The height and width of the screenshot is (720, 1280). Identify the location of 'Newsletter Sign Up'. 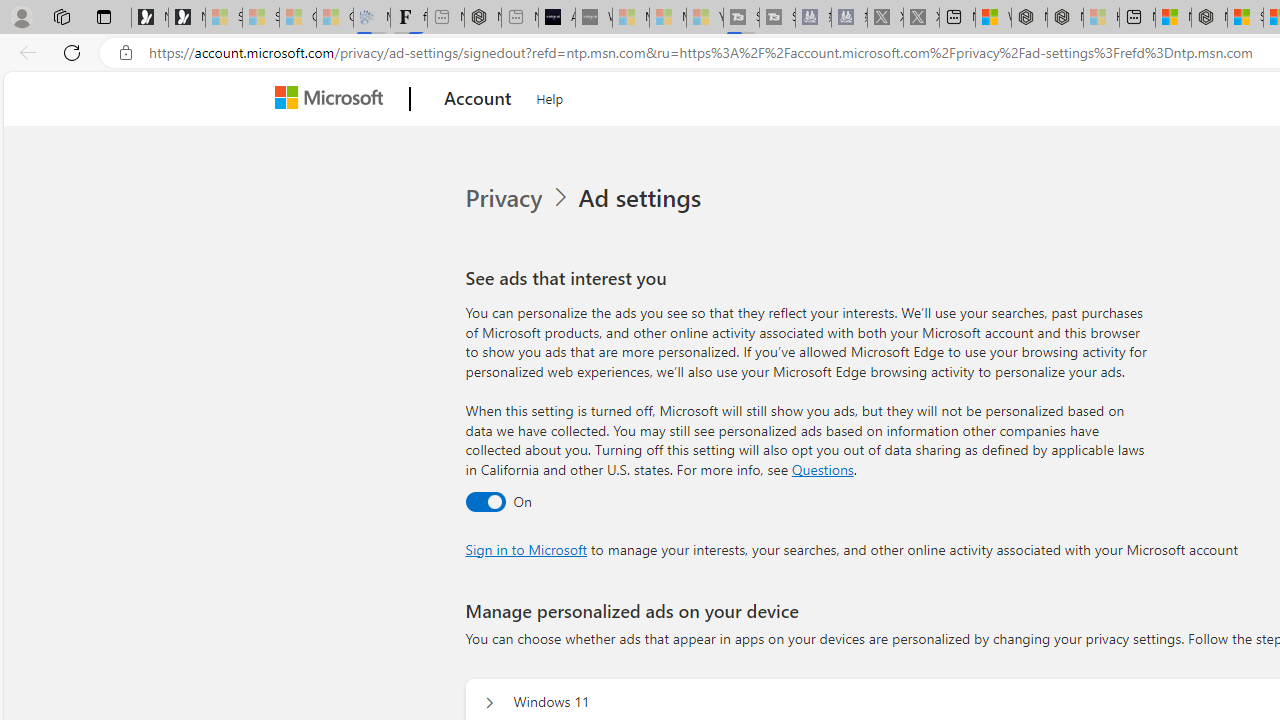
(186, 17).